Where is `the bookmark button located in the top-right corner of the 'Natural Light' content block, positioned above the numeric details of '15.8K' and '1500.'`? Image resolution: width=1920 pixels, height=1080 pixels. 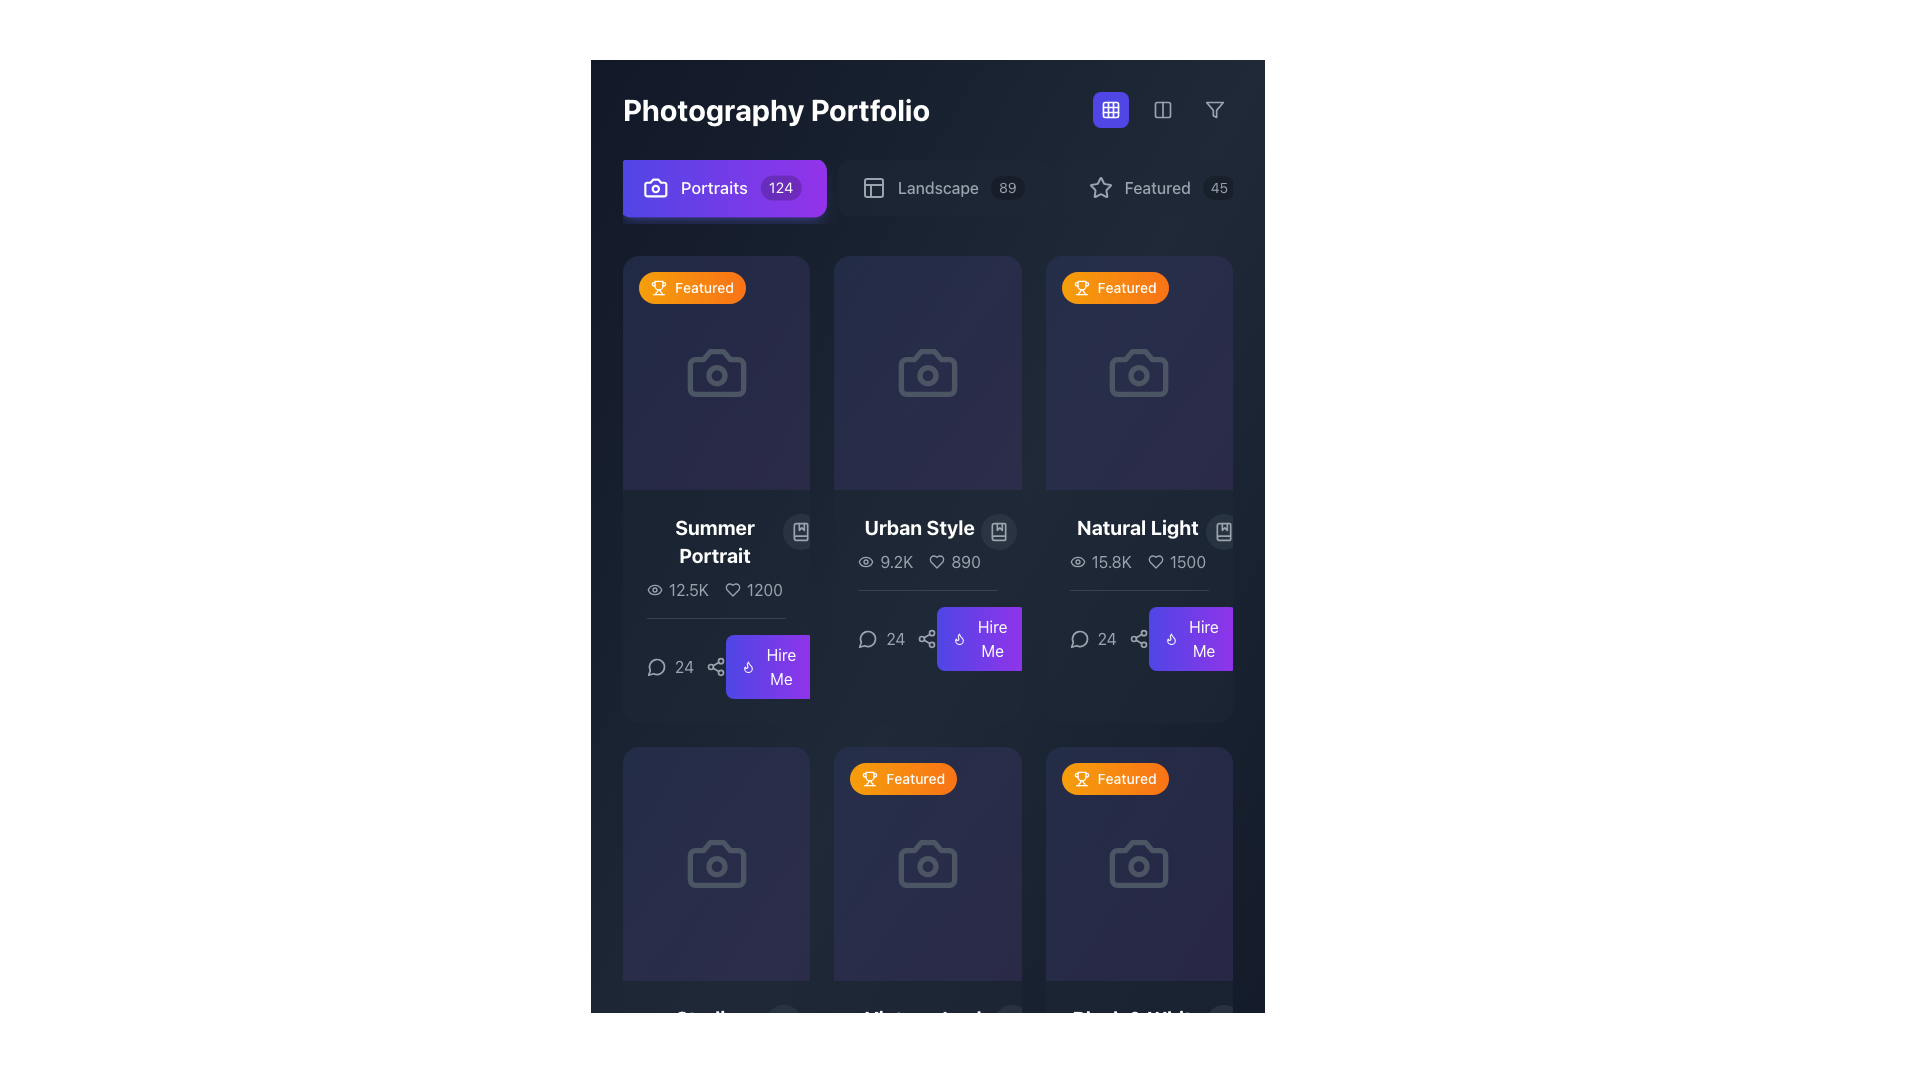
the bookmark button located in the top-right corner of the 'Natural Light' content block, positioned above the numeric details of '15.8K' and '1500.' is located at coordinates (1223, 531).